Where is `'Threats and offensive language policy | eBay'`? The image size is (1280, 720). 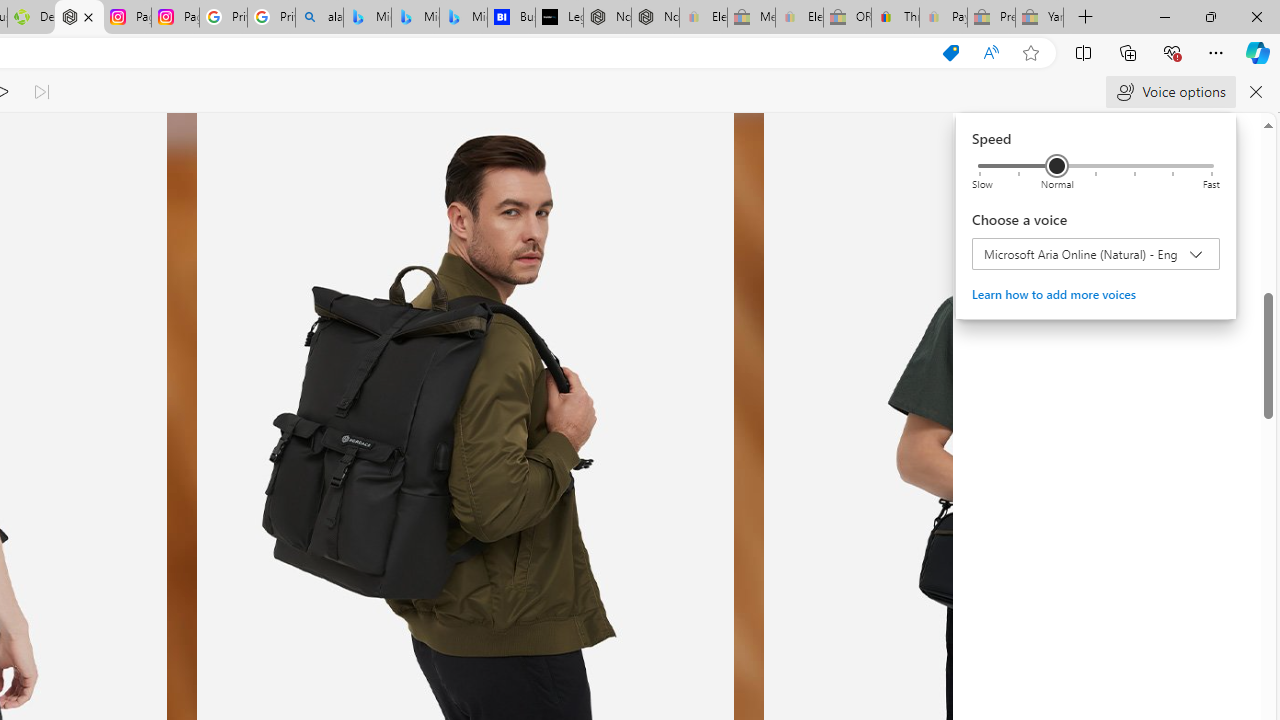 'Threats and offensive language policy | eBay' is located at coordinates (894, 17).